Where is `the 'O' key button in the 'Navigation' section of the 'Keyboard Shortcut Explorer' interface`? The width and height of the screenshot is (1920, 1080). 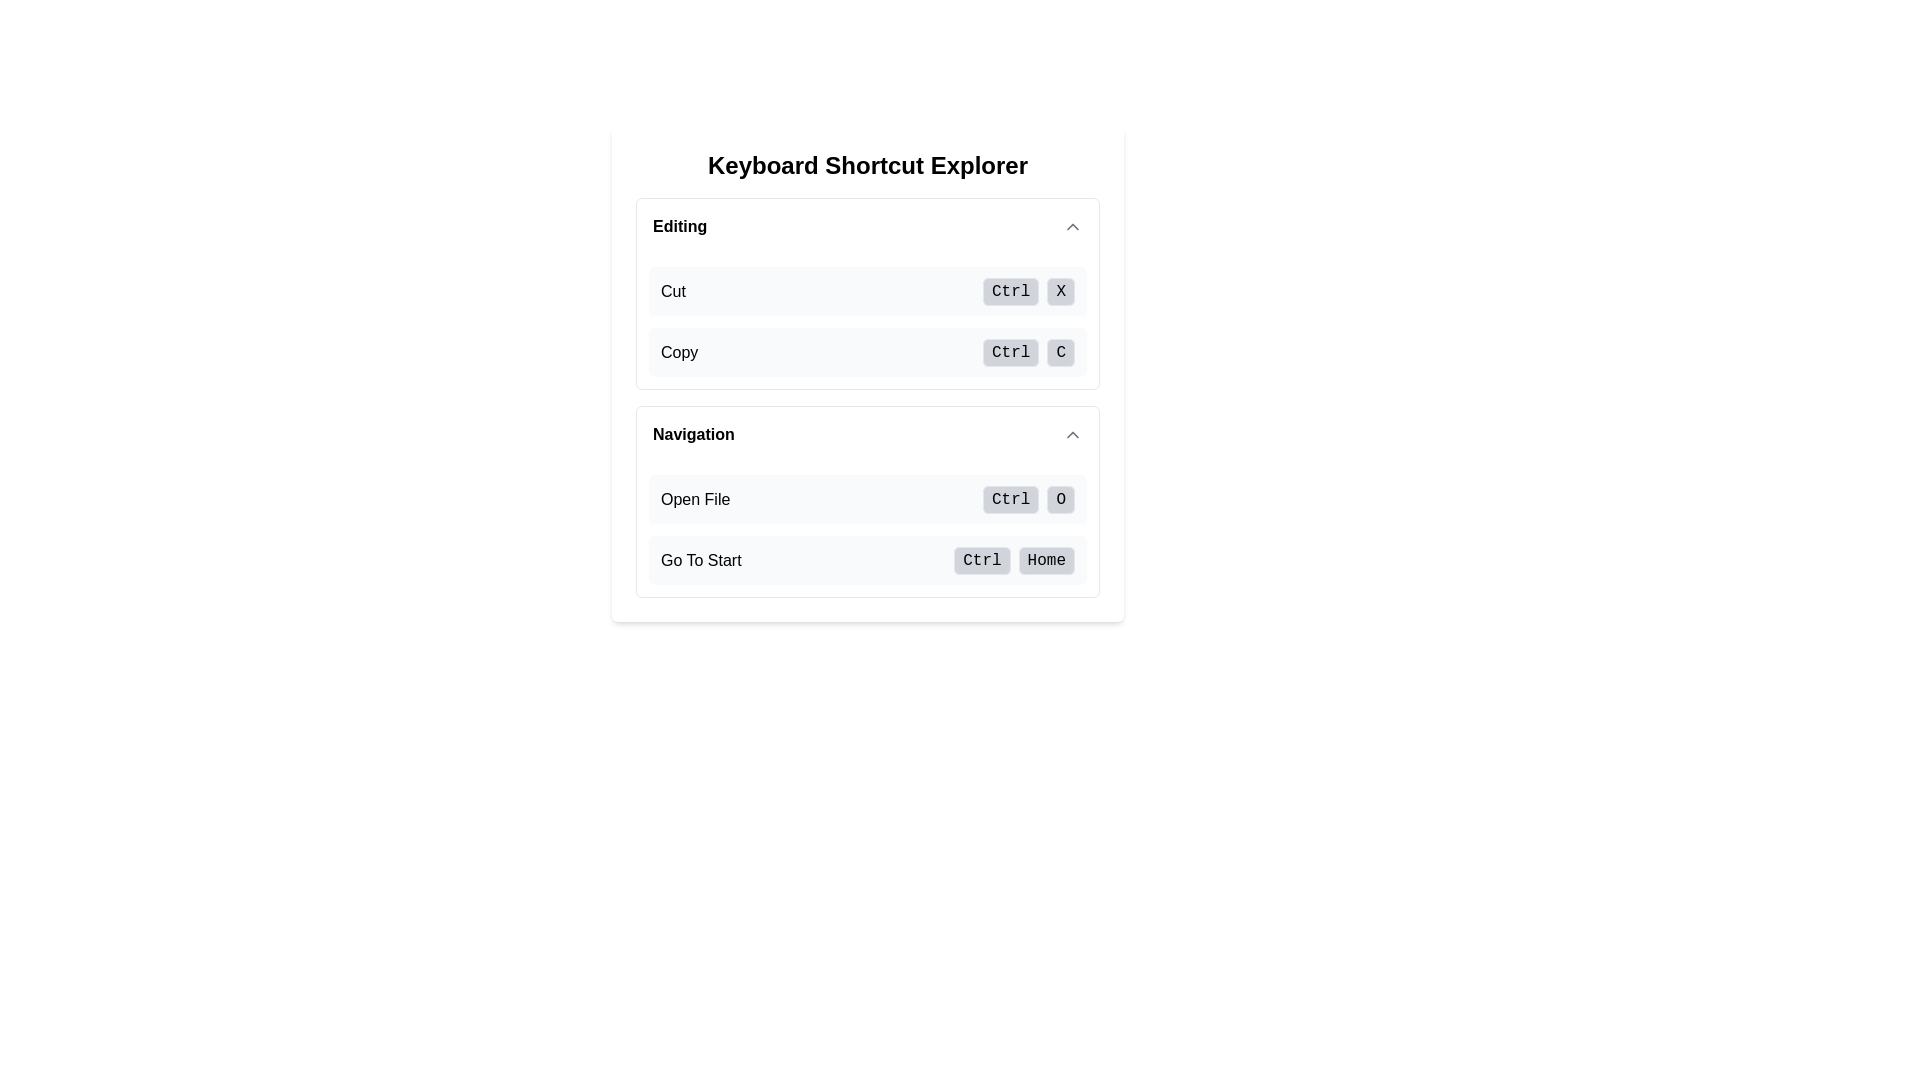
the 'O' key button in the 'Navigation' section of the 'Keyboard Shortcut Explorer' interface is located at coordinates (1060, 499).